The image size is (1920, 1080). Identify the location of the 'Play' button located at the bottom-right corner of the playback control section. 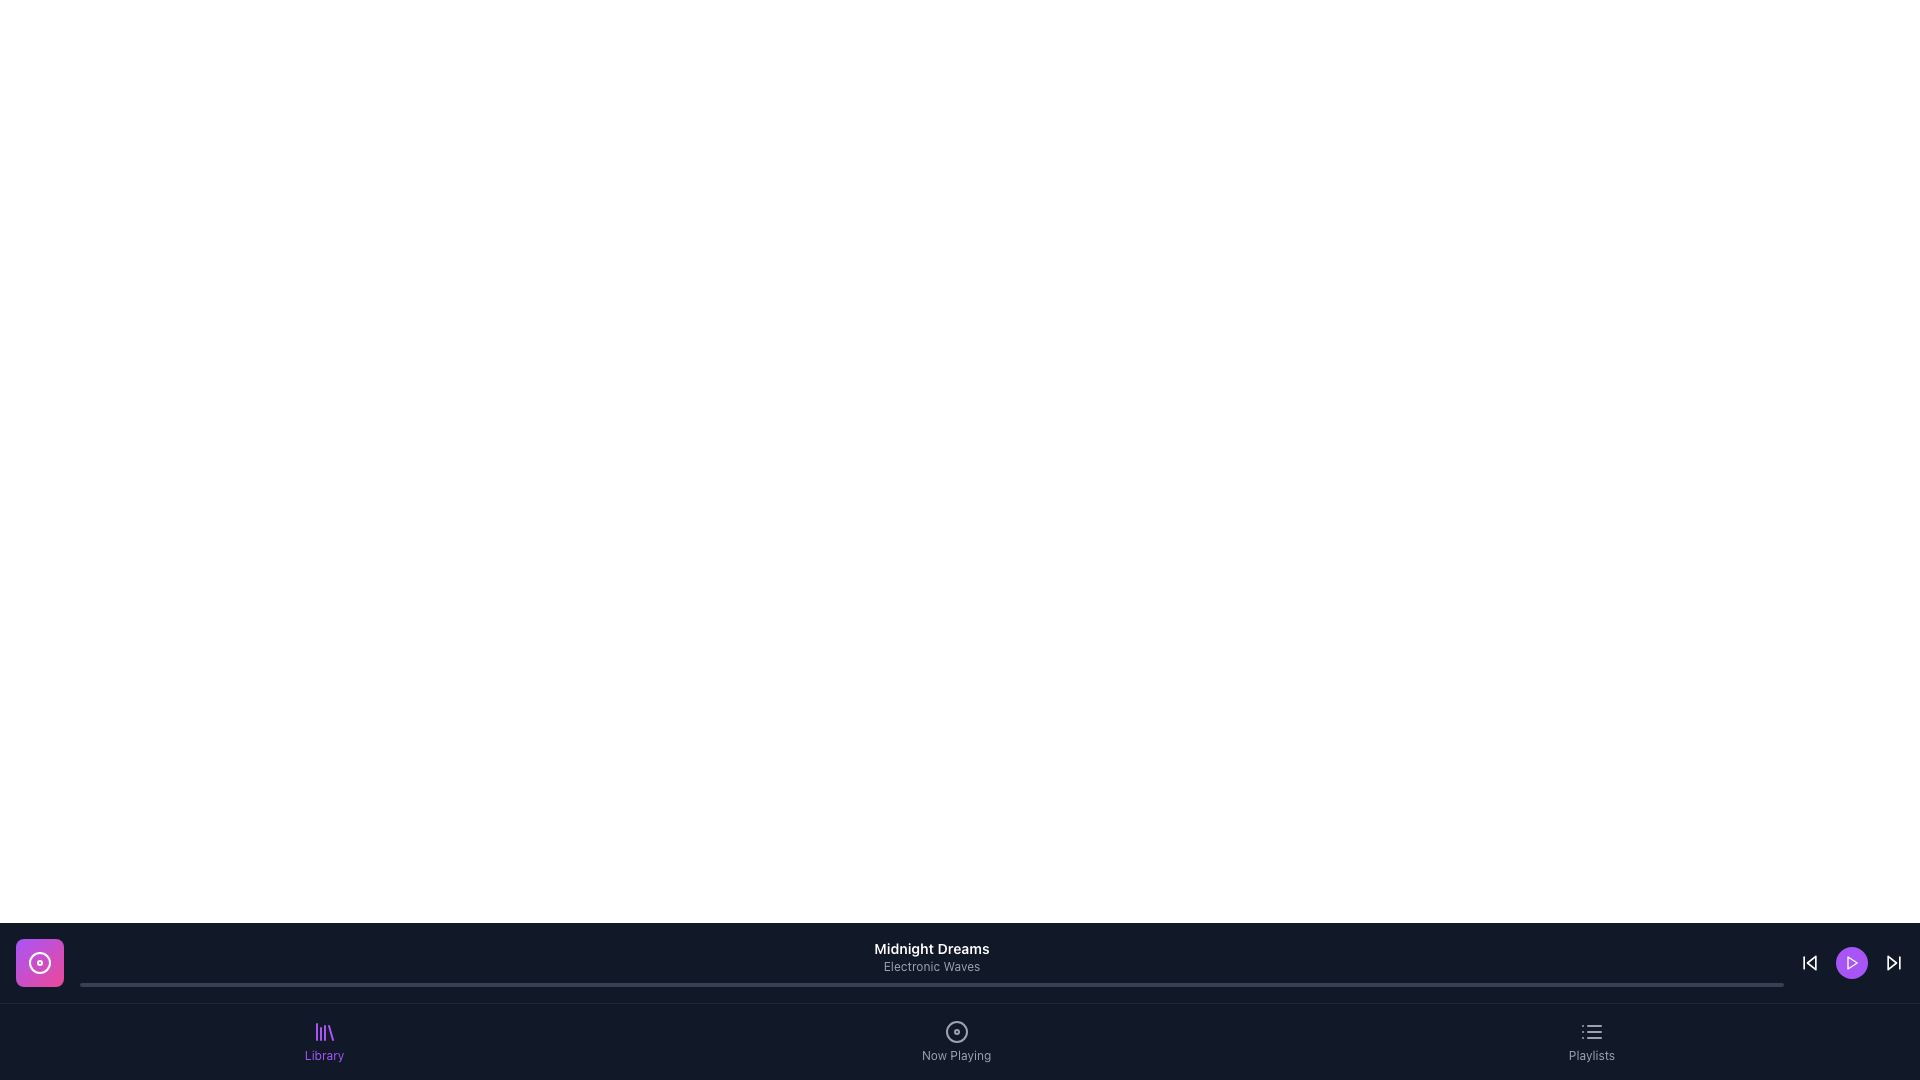
(1851, 962).